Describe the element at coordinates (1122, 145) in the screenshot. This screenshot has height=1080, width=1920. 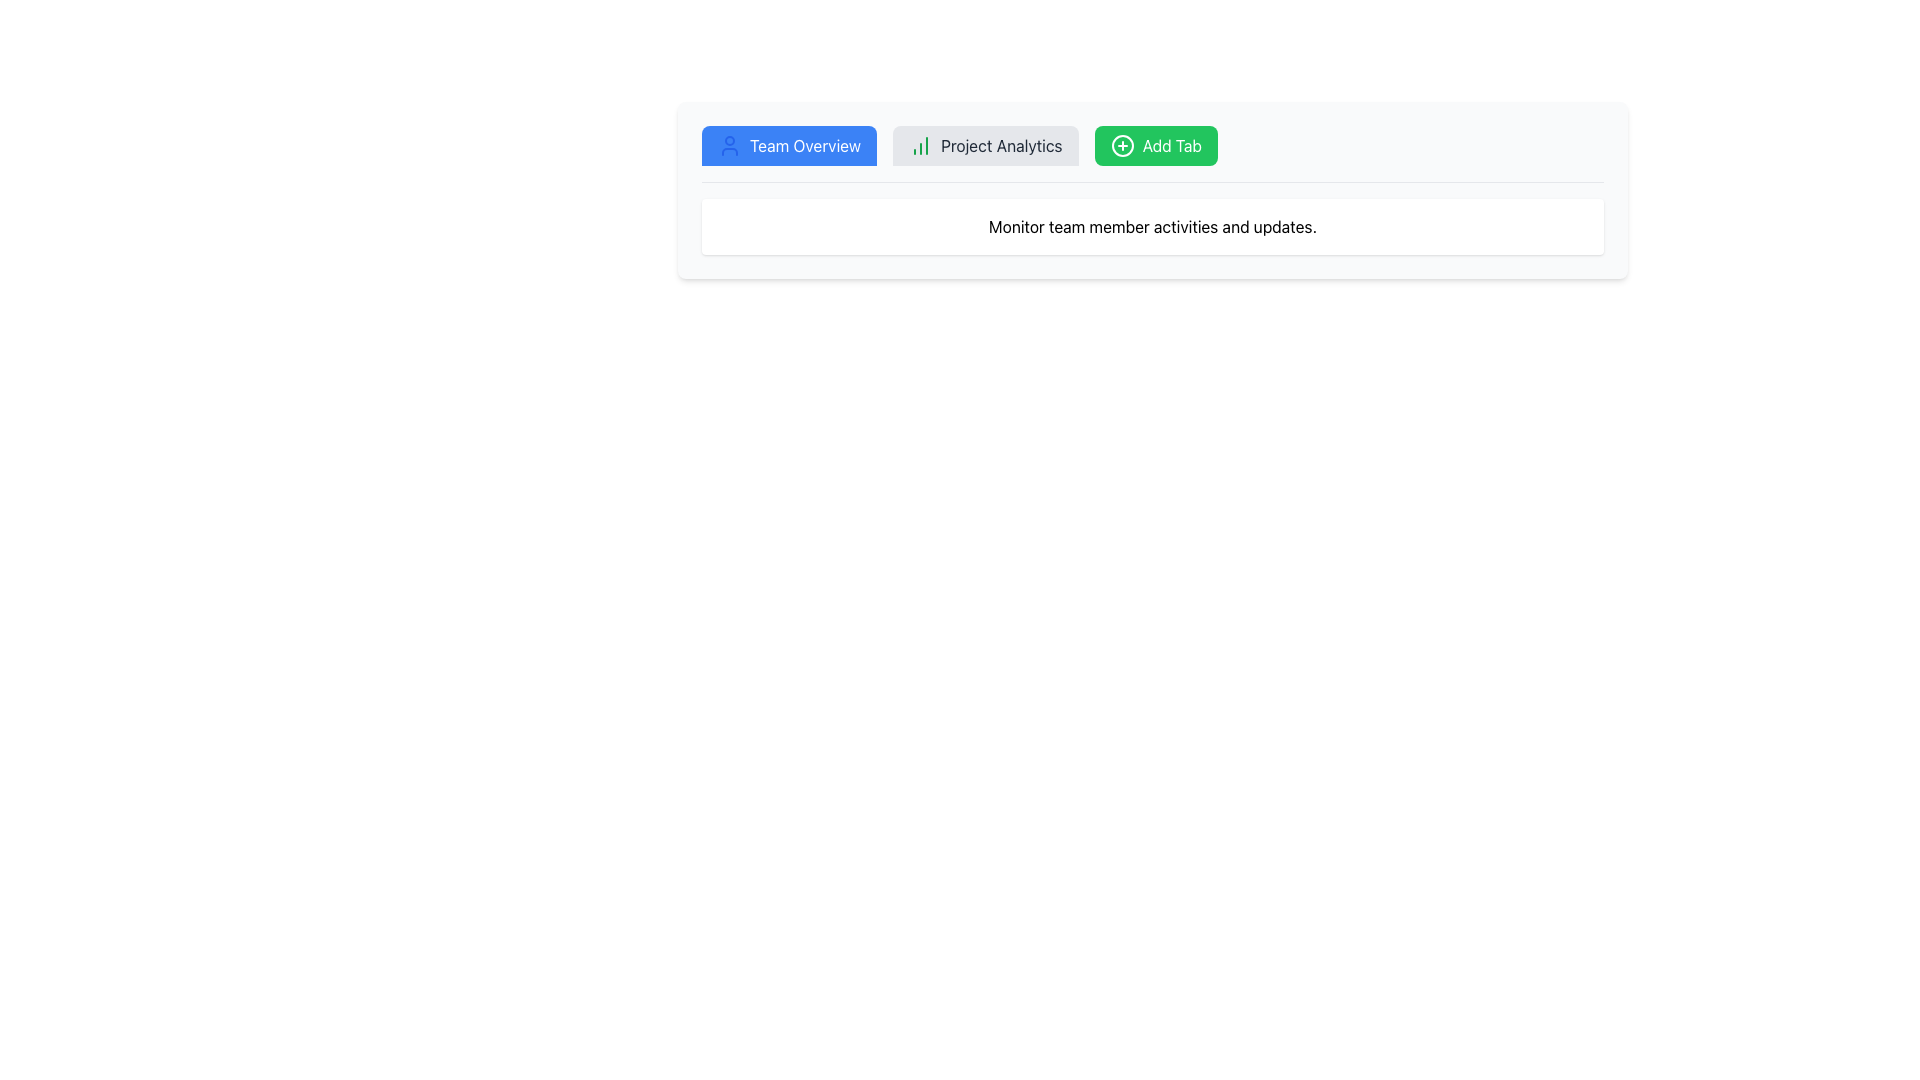
I see `the interactive graphic circular icon, which is part of the 'Add Tab' button` at that location.